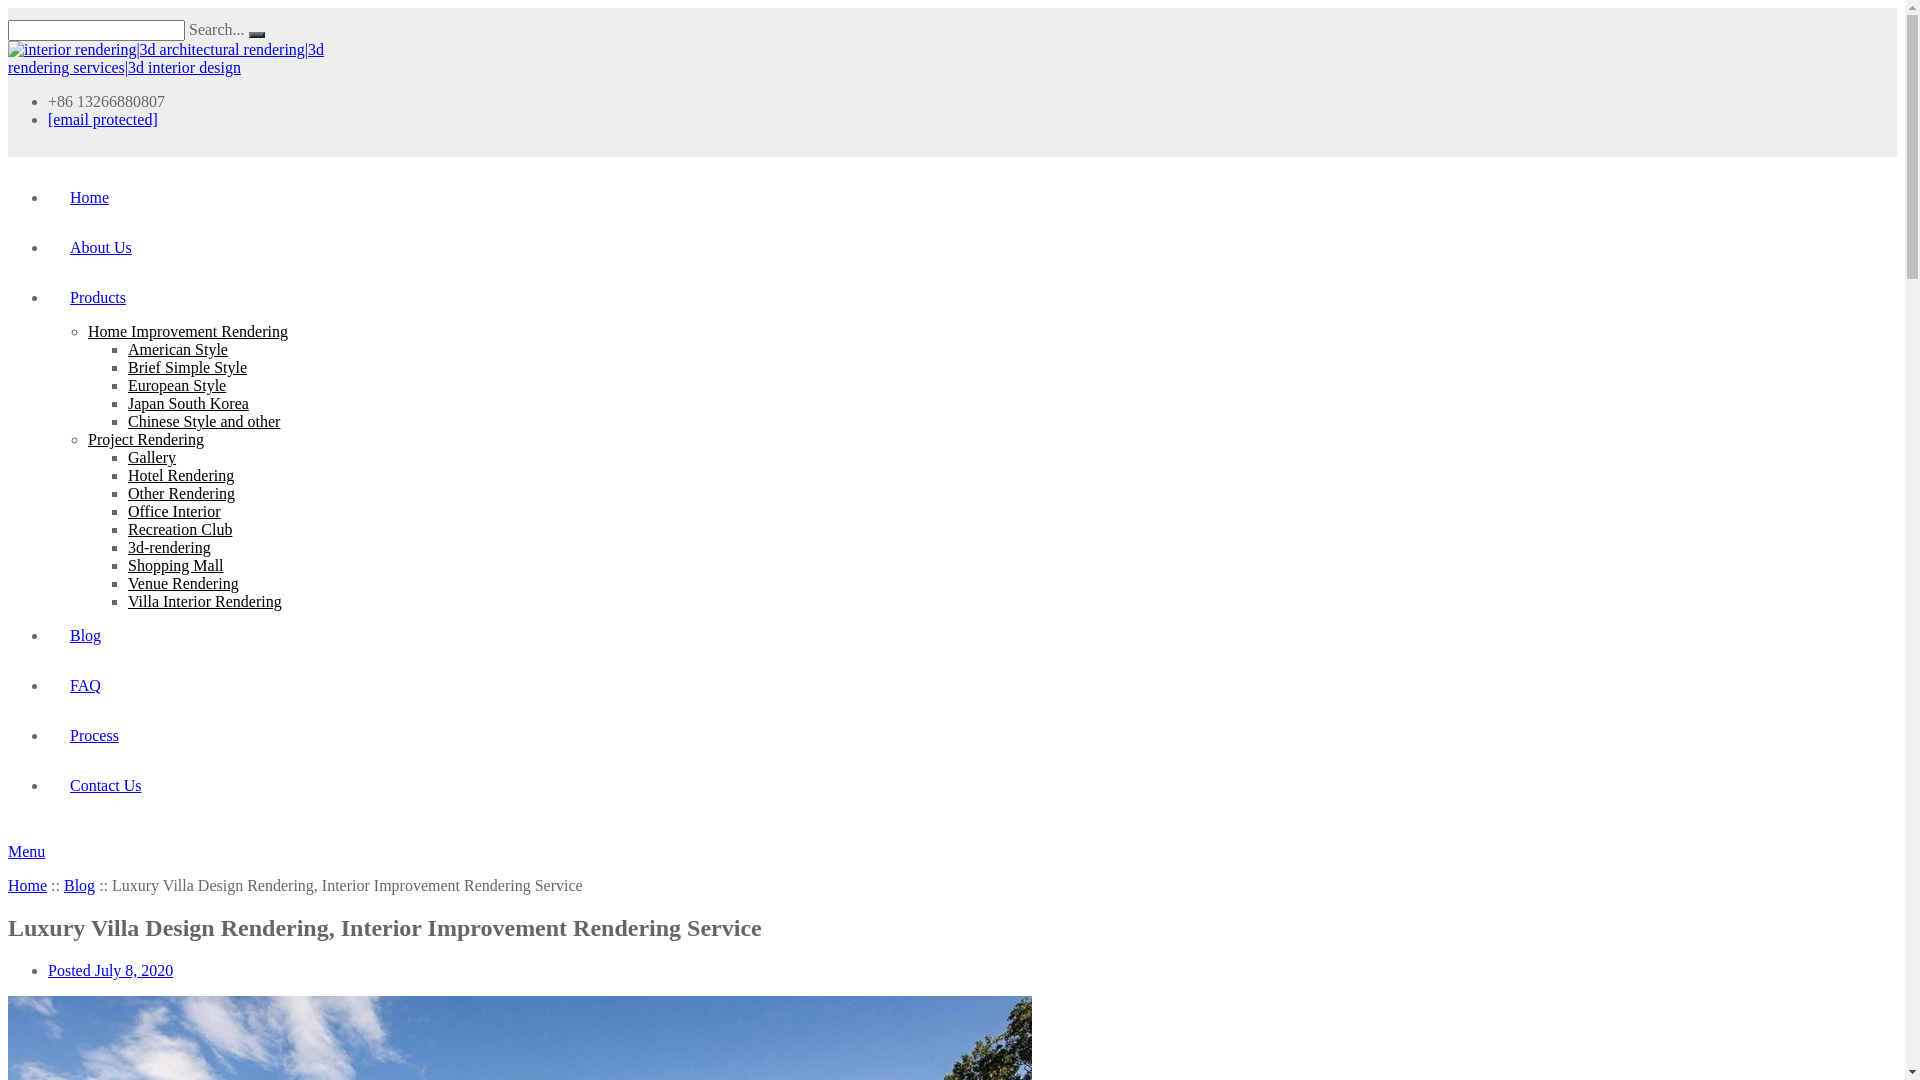 This screenshot has height=1080, width=1920. I want to click on 'About Us', so click(95, 246).